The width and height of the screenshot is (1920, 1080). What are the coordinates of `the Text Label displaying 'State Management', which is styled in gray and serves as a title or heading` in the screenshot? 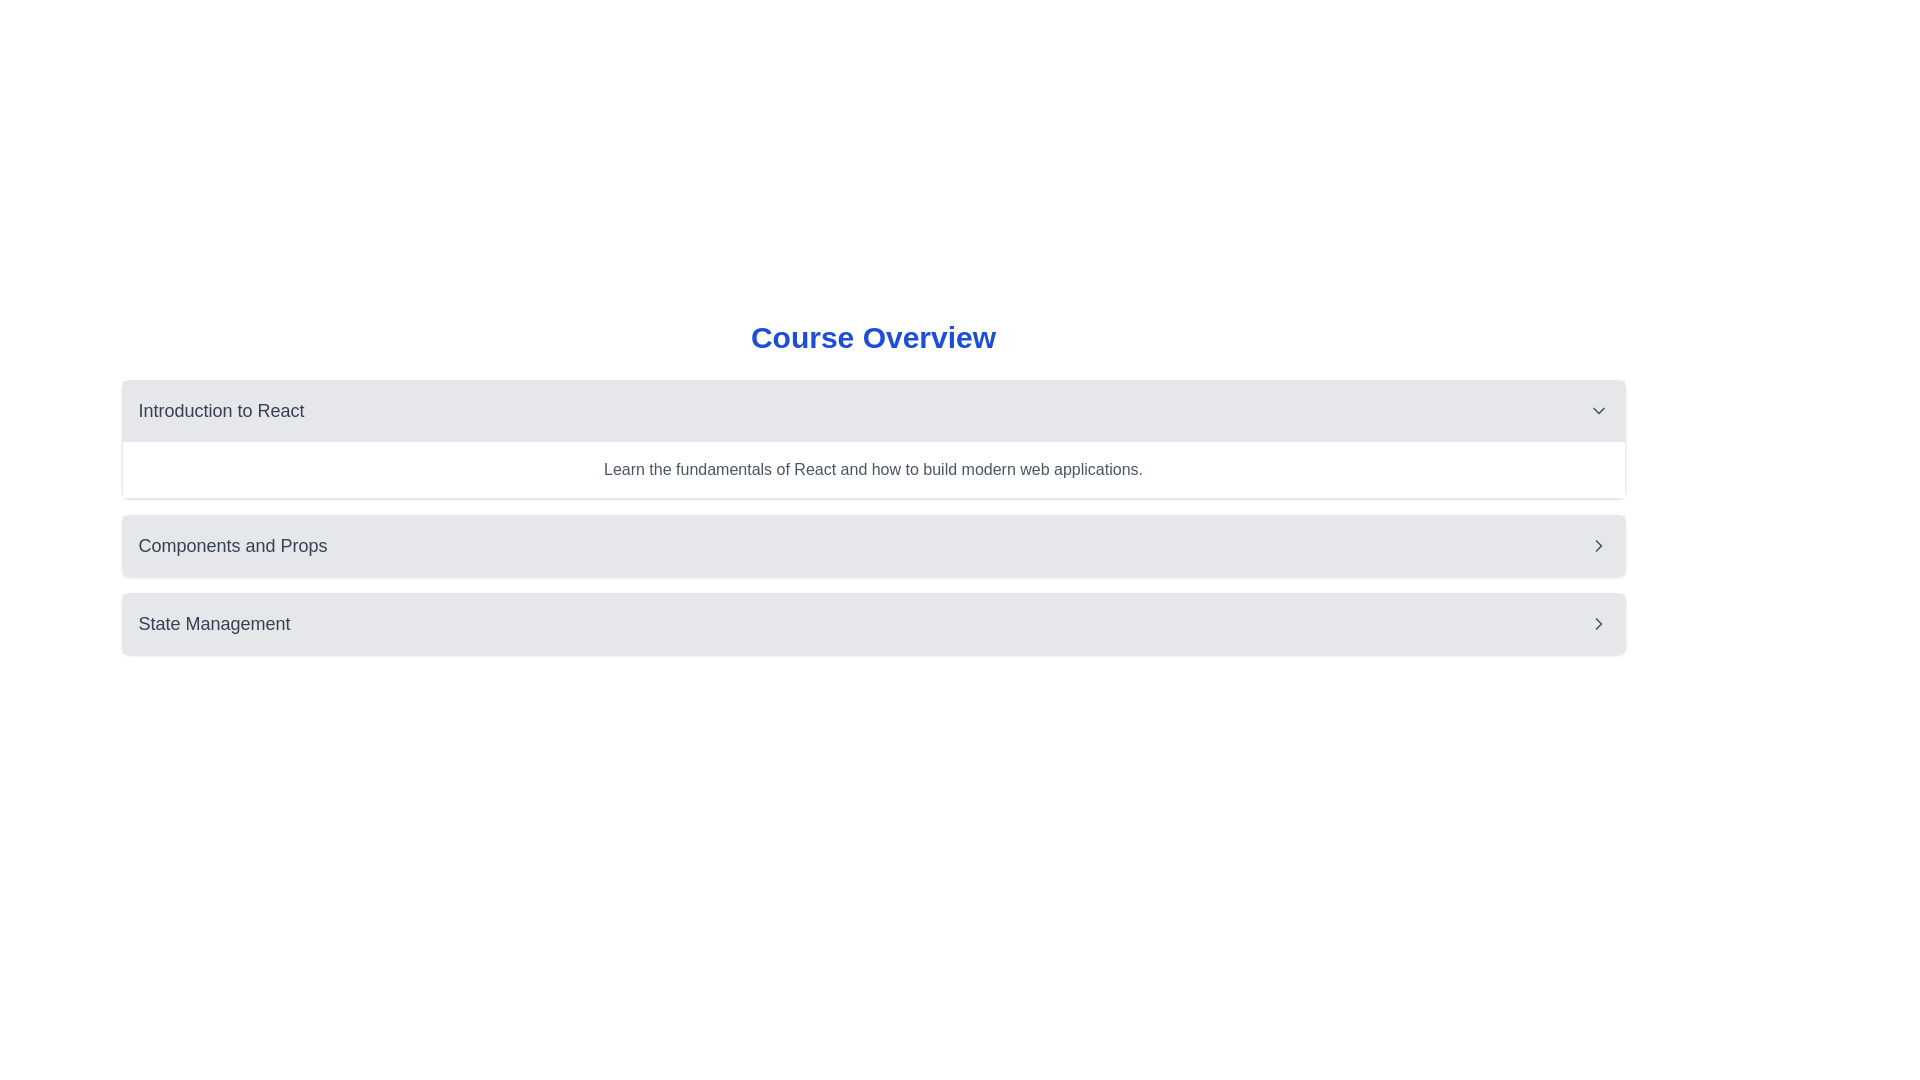 It's located at (214, 623).